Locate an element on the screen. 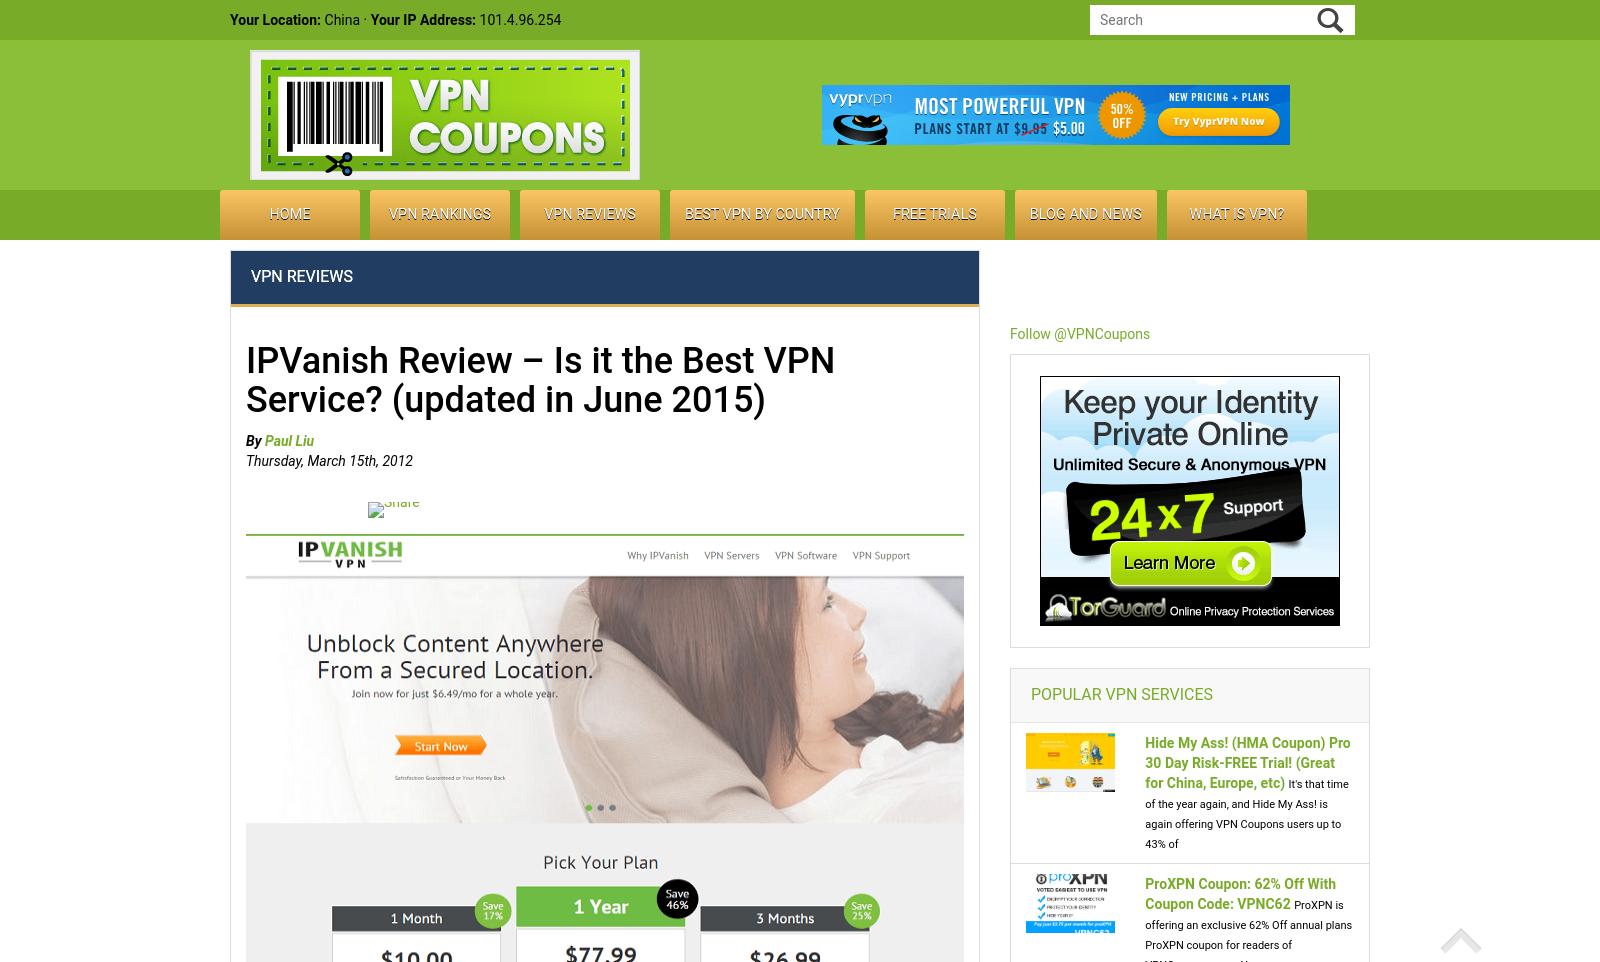 Image resolution: width=1600 pixels, height=962 pixels. 'Home' is located at coordinates (289, 213).